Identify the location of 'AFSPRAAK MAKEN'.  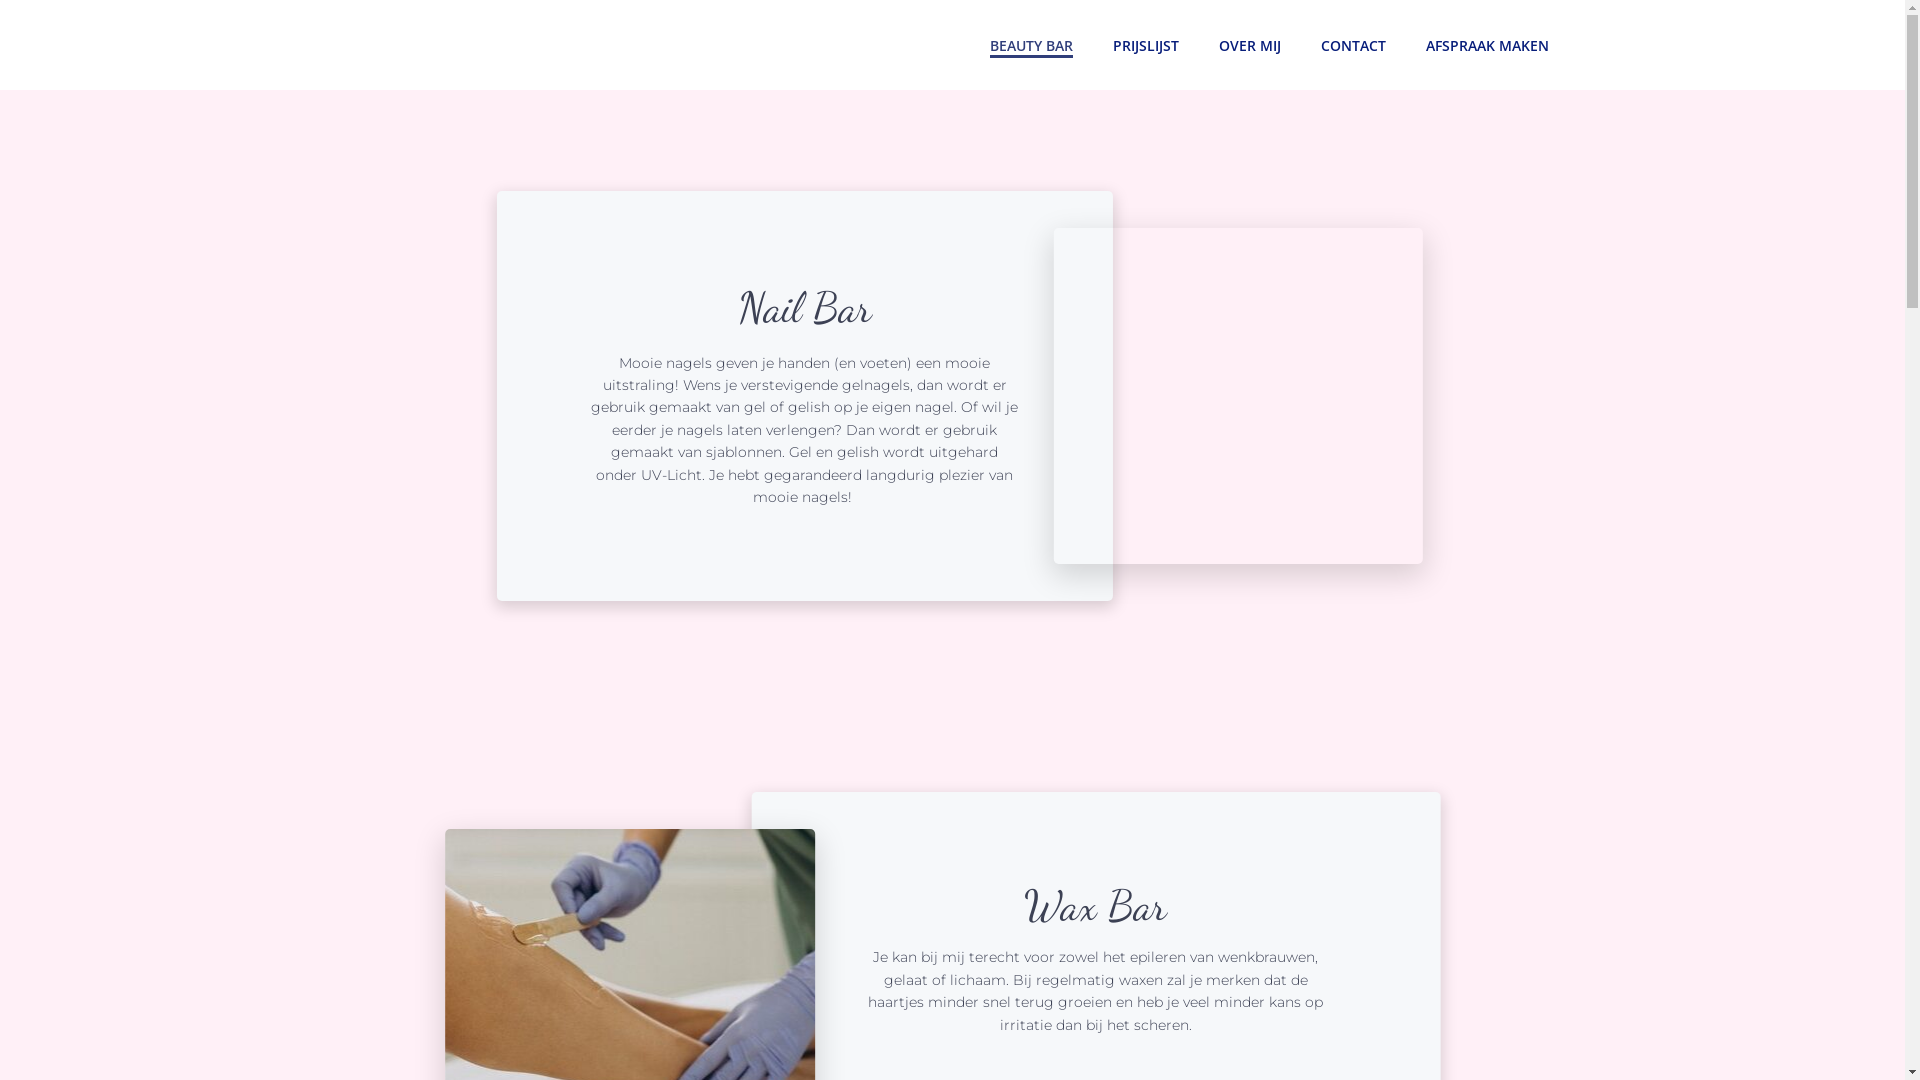
(1487, 44).